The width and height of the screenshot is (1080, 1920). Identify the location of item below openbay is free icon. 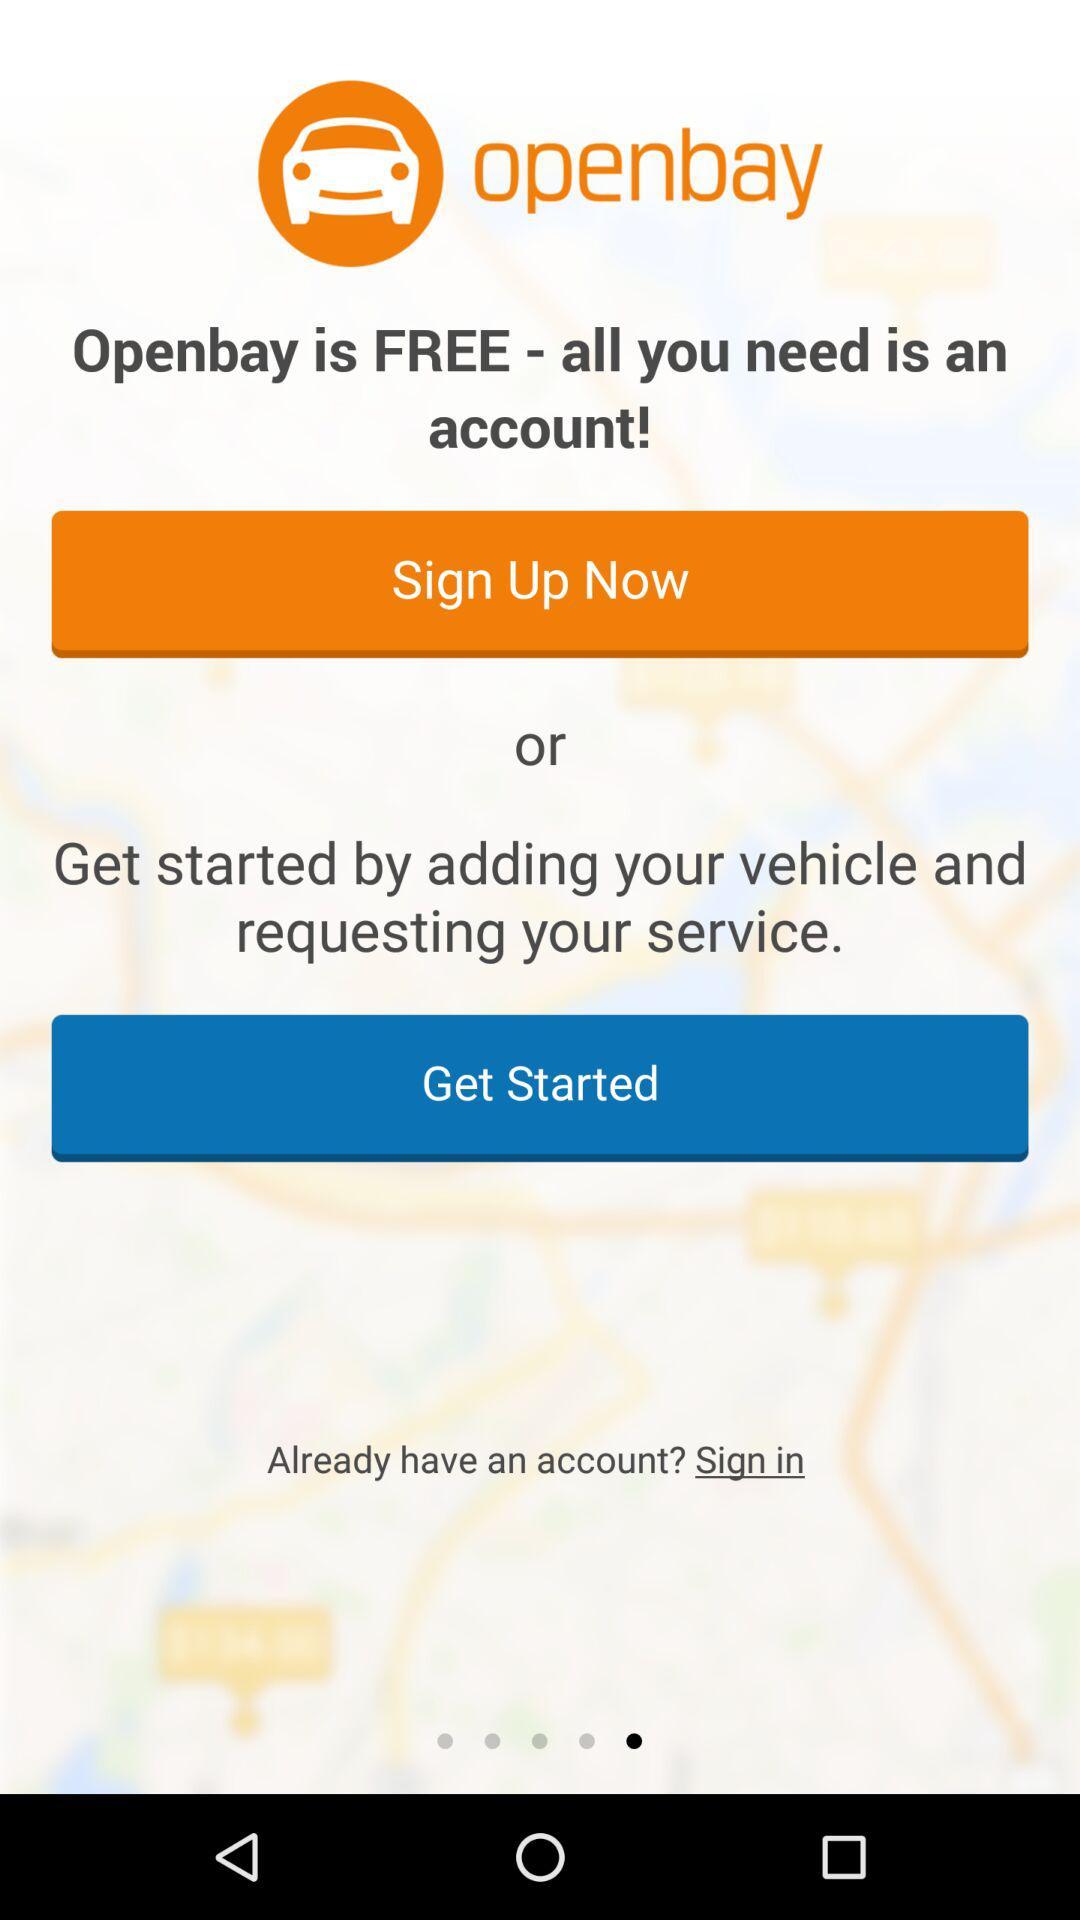
(540, 582).